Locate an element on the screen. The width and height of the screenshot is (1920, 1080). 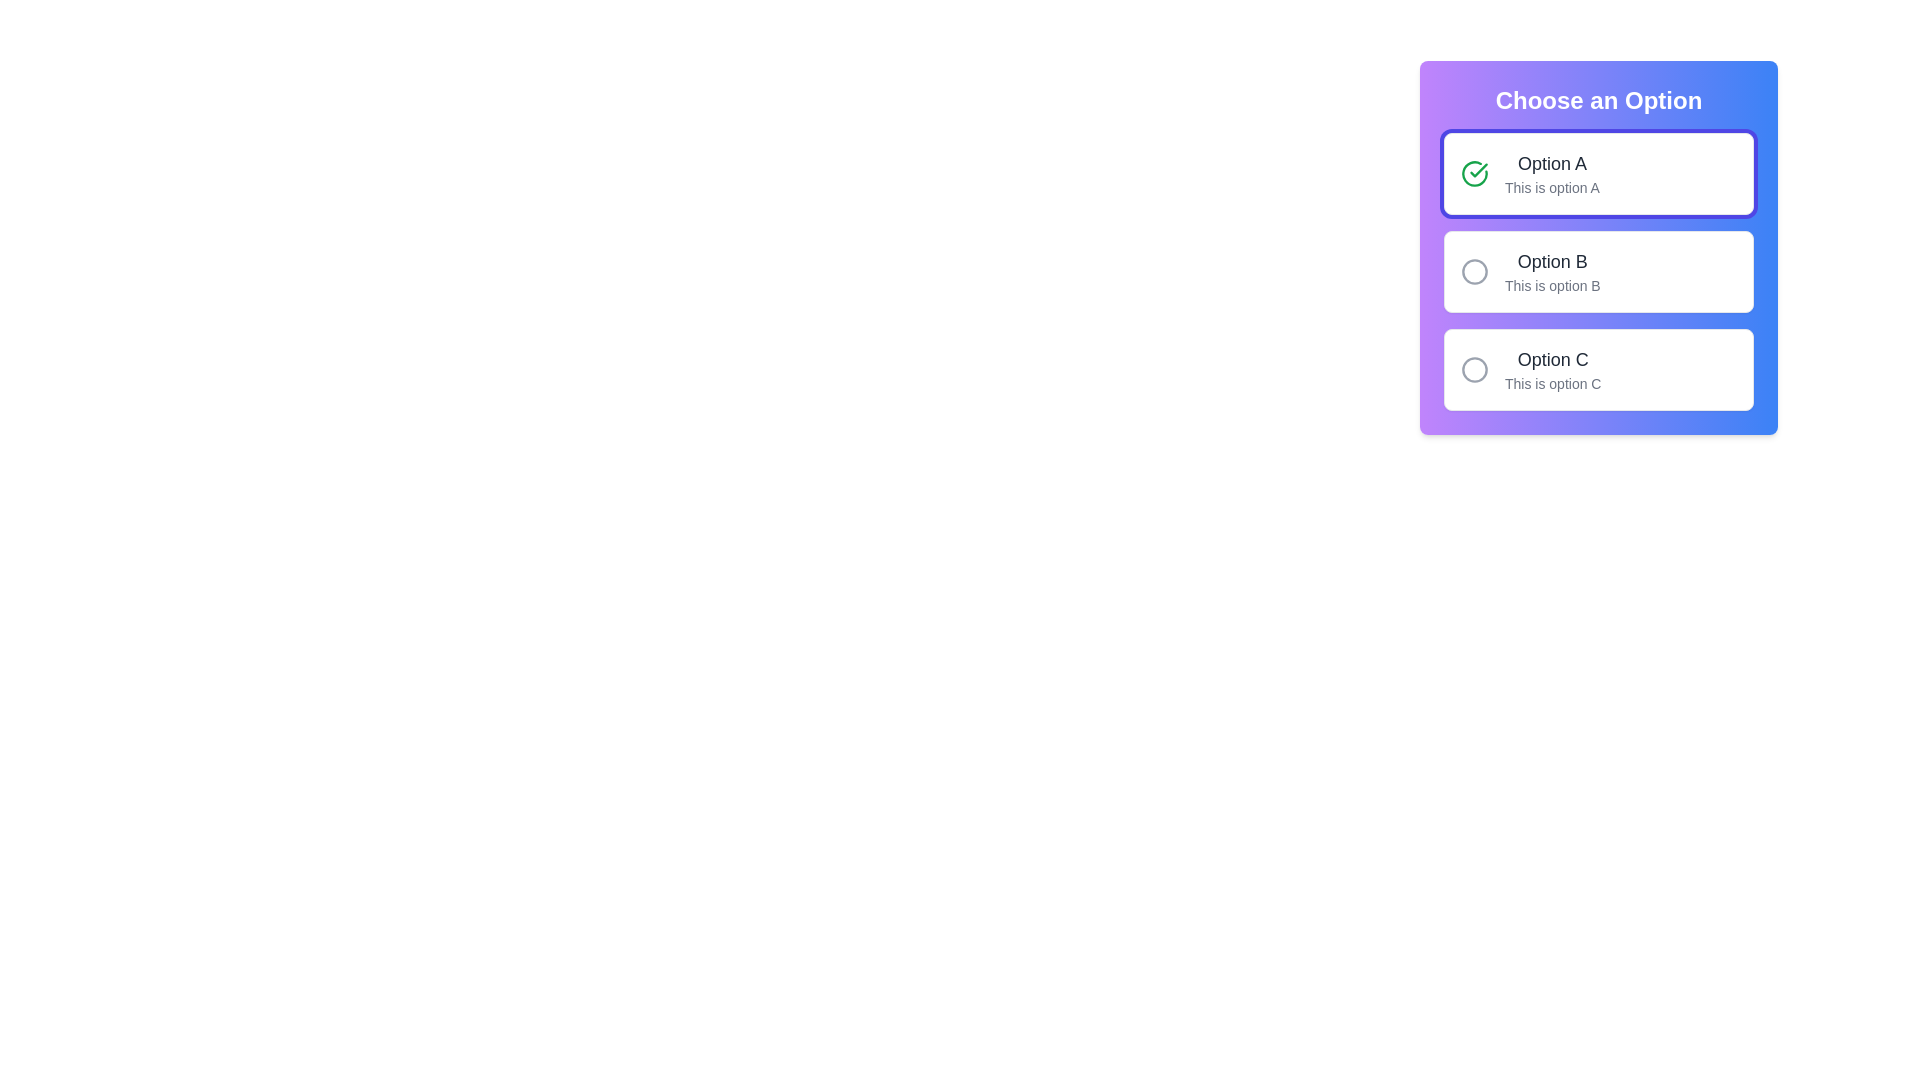
the radio button option labeled 'Option B' within the selection group is located at coordinates (1597, 246).